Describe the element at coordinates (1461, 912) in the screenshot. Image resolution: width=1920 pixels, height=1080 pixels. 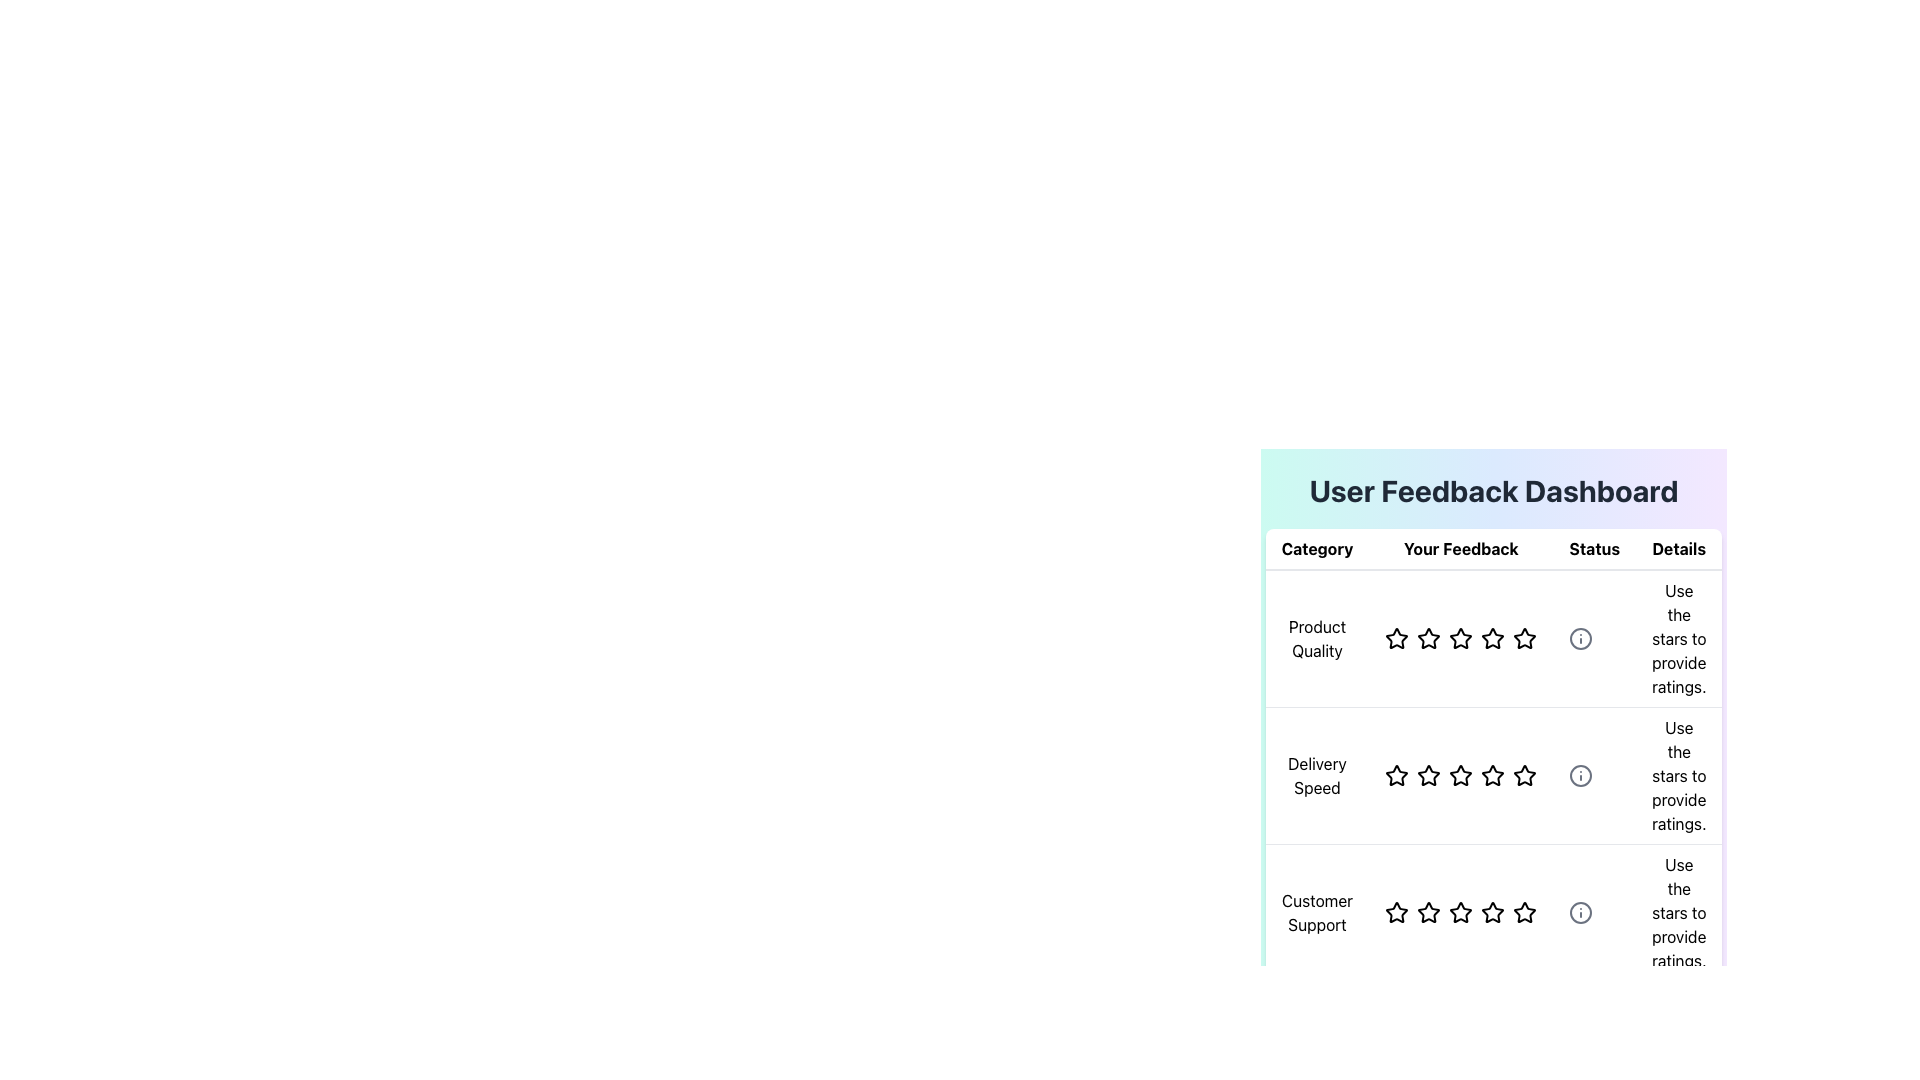
I see `the third star in the 'Customer Support' row of the star rating system to rate it` at that location.